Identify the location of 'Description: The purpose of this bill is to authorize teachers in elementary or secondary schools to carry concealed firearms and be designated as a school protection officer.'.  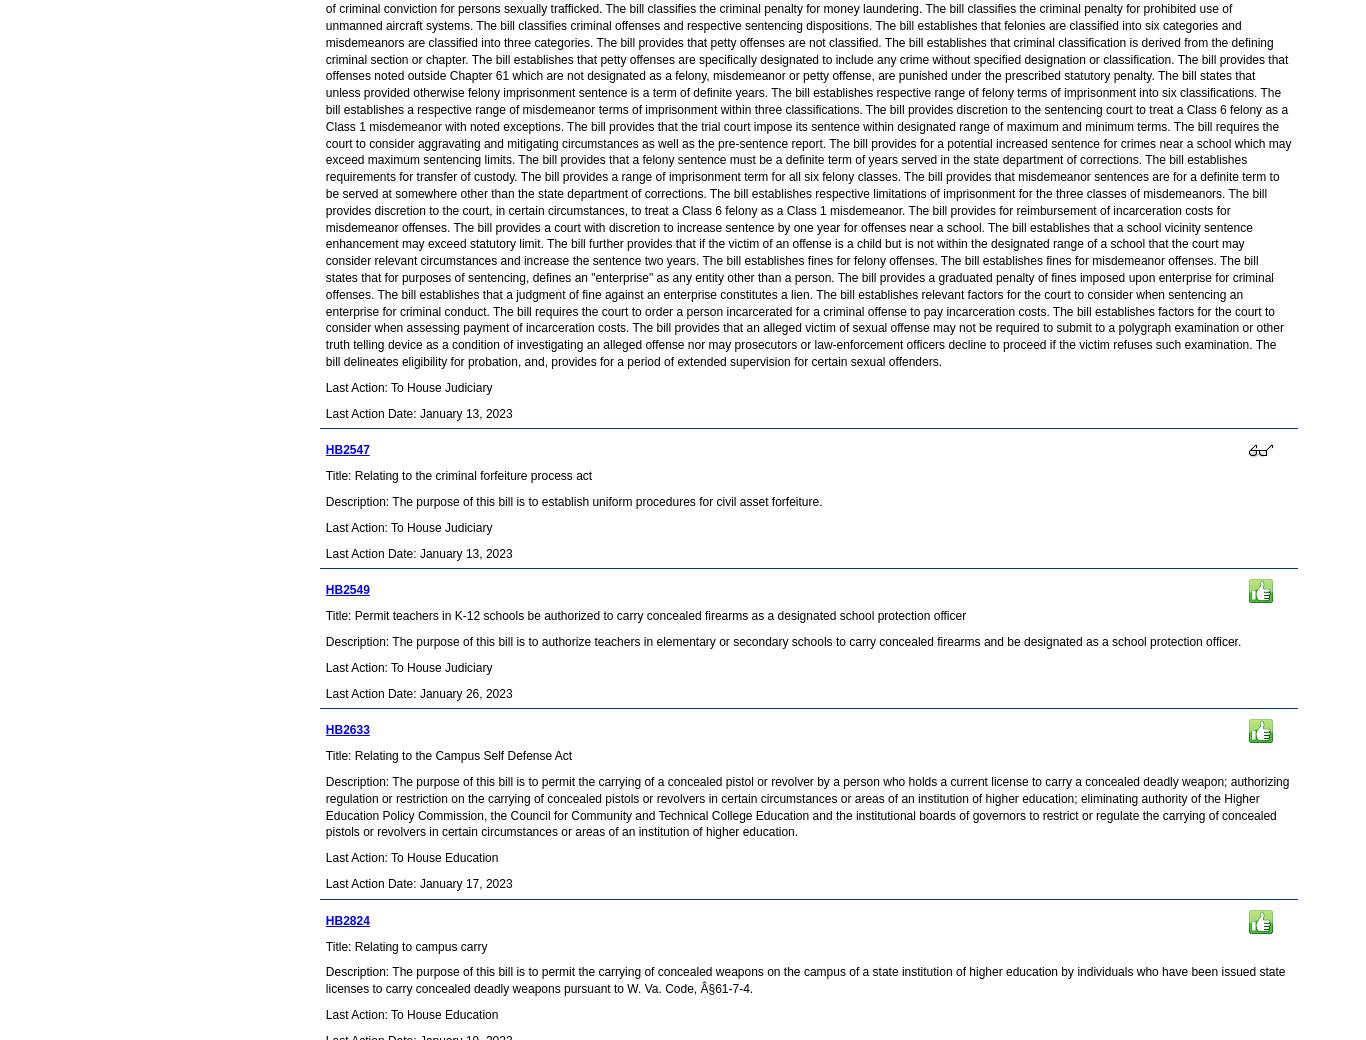
(782, 639).